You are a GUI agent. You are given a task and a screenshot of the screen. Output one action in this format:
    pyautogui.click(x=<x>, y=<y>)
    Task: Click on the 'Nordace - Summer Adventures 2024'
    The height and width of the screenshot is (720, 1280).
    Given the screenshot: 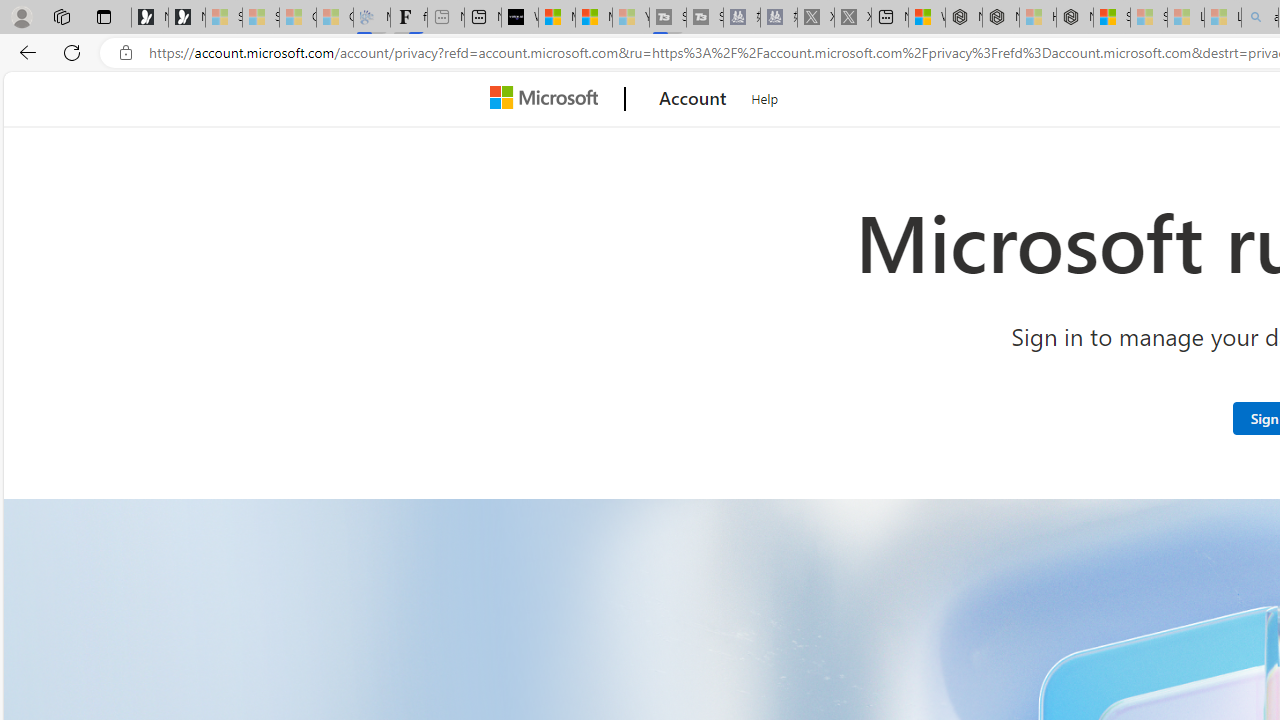 What is the action you would take?
    pyautogui.click(x=1000, y=17)
    